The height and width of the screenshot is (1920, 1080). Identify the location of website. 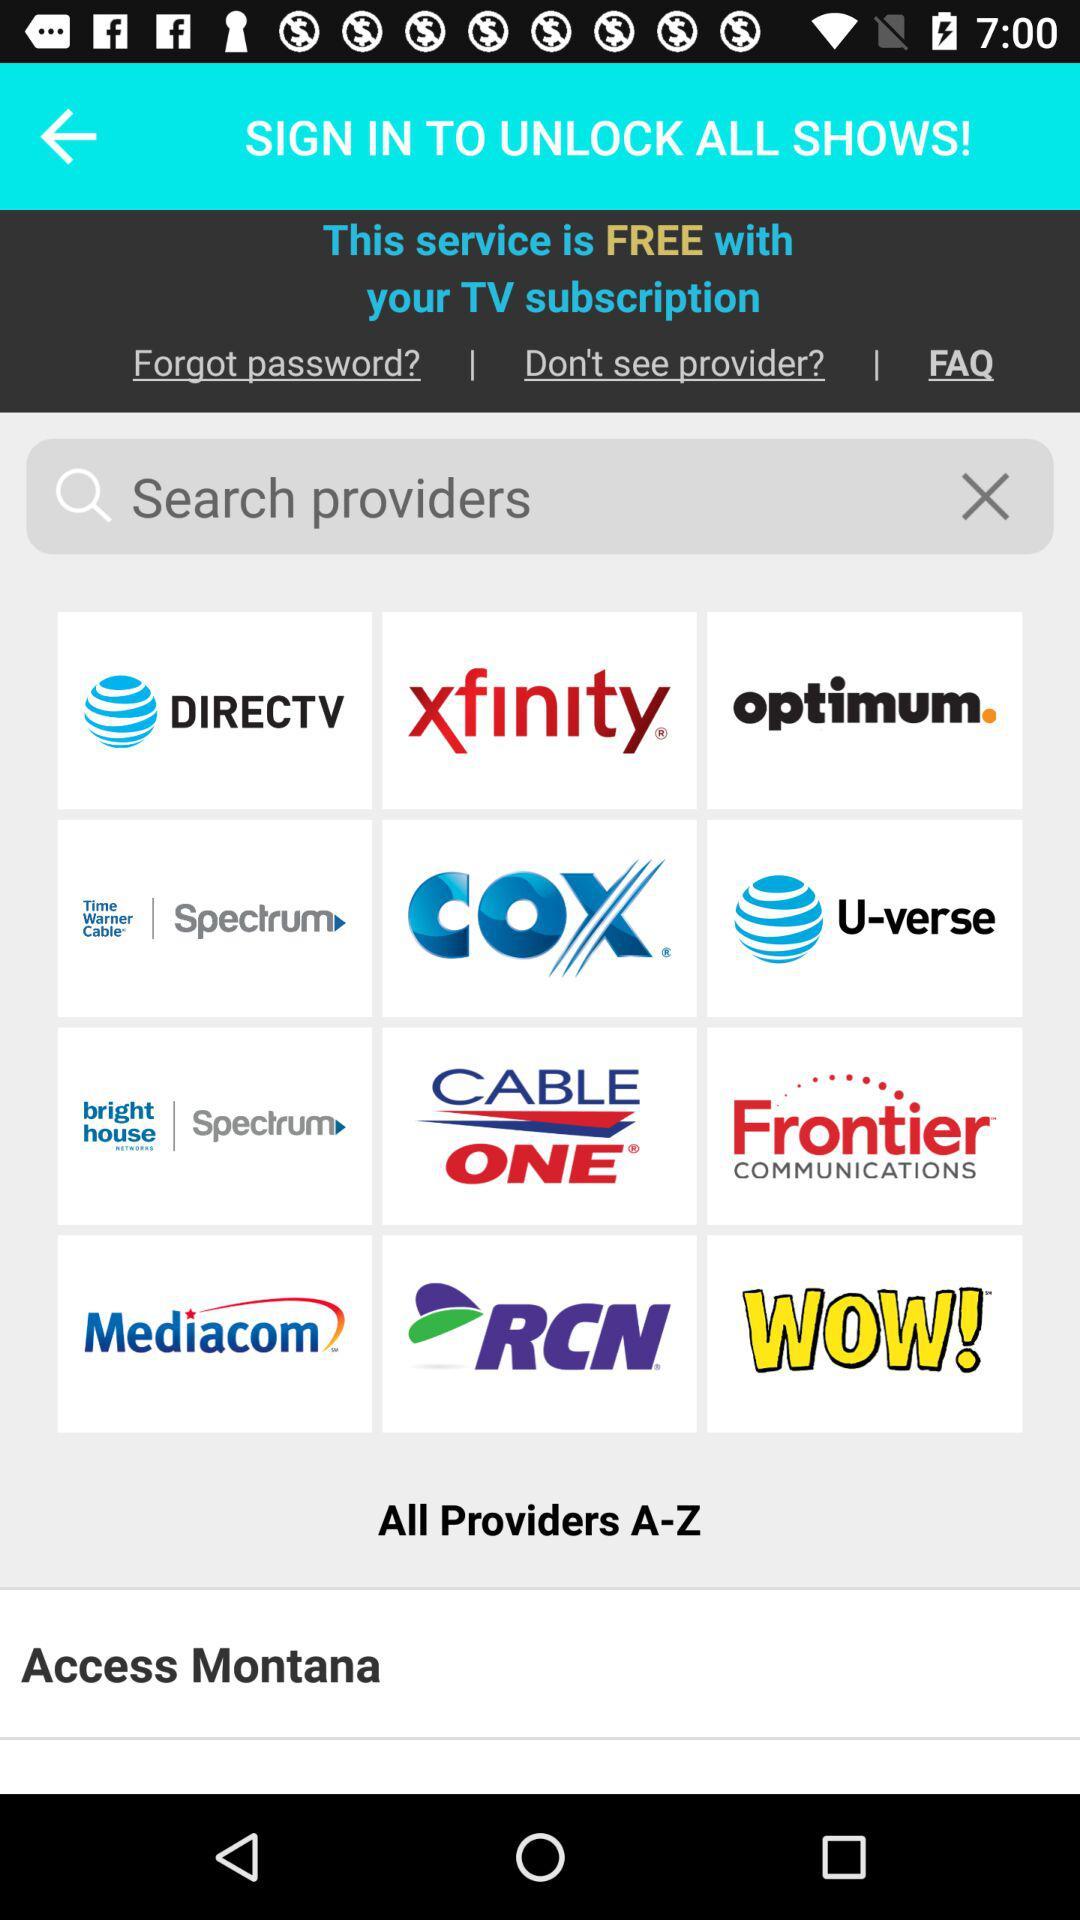
(538, 1333).